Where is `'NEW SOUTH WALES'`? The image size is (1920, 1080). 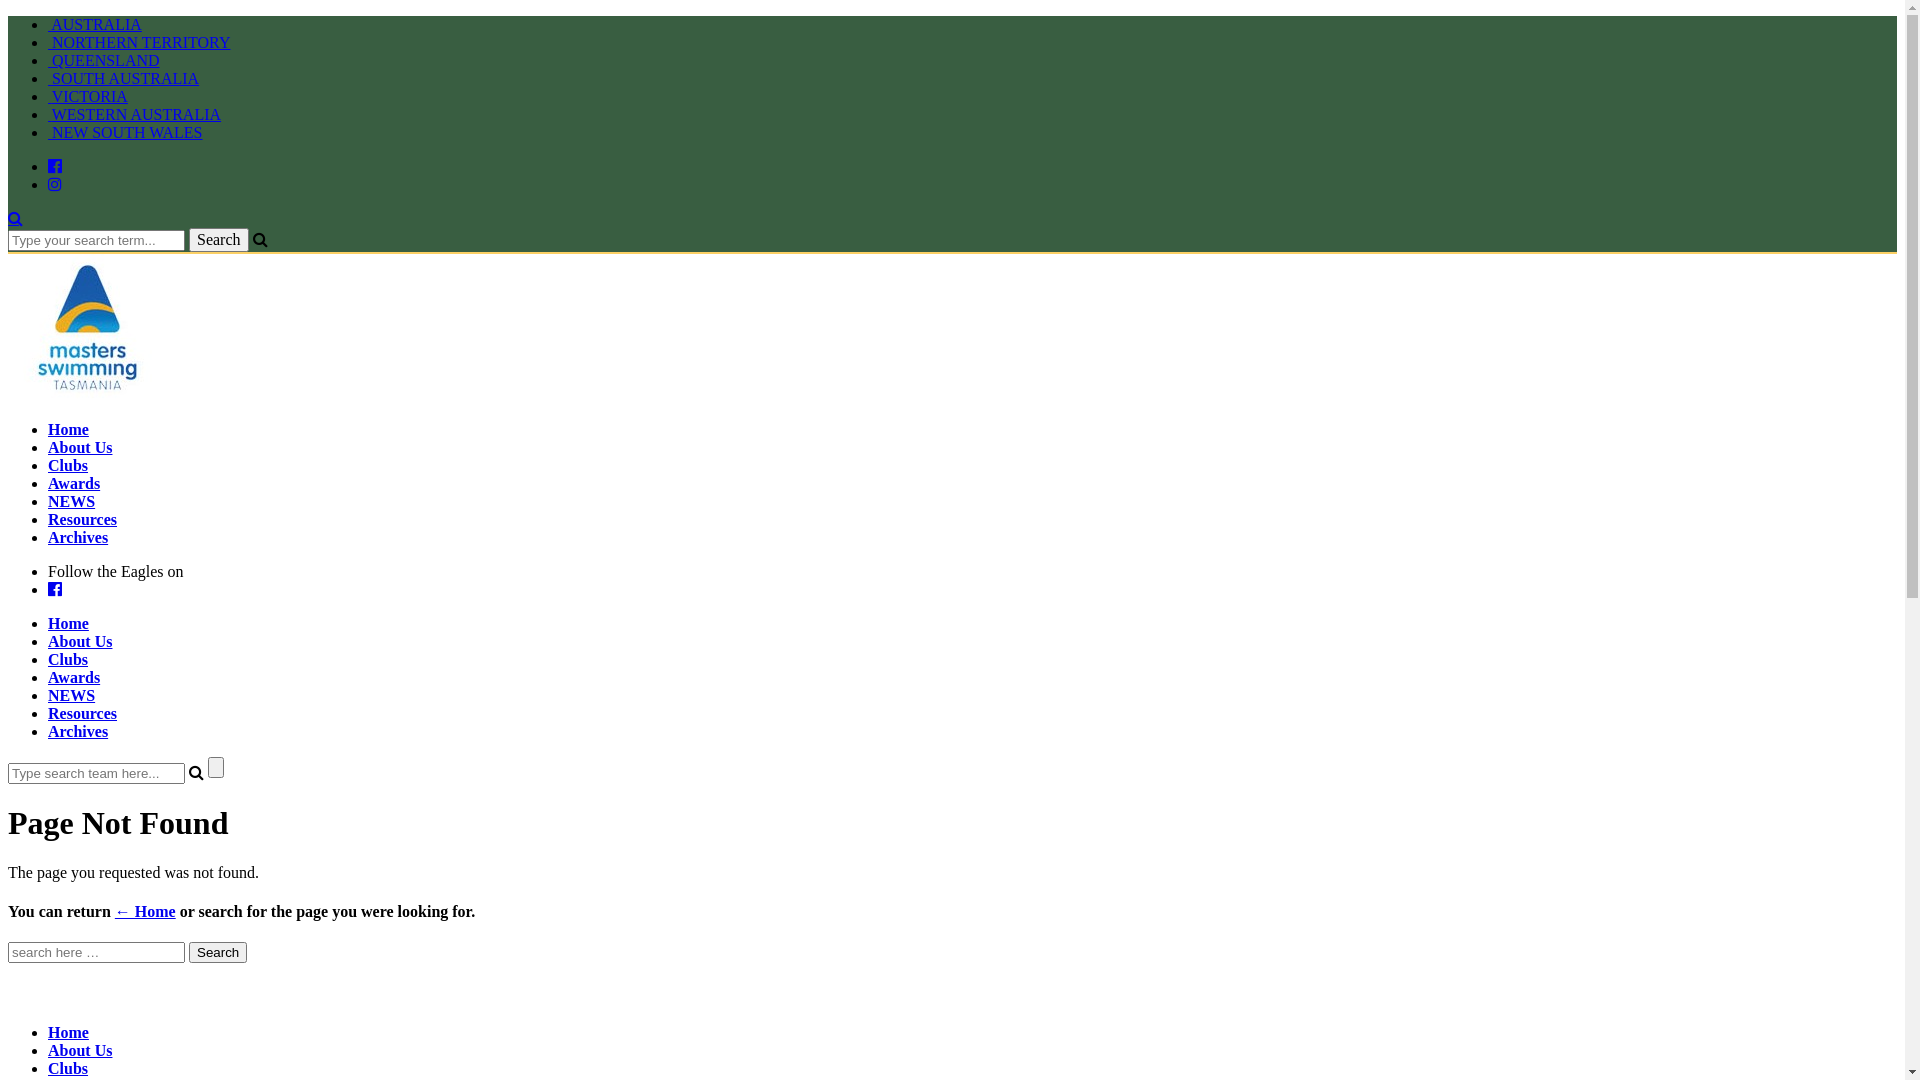
'NEW SOUTH WALES' is located at coordinates (124, 132).